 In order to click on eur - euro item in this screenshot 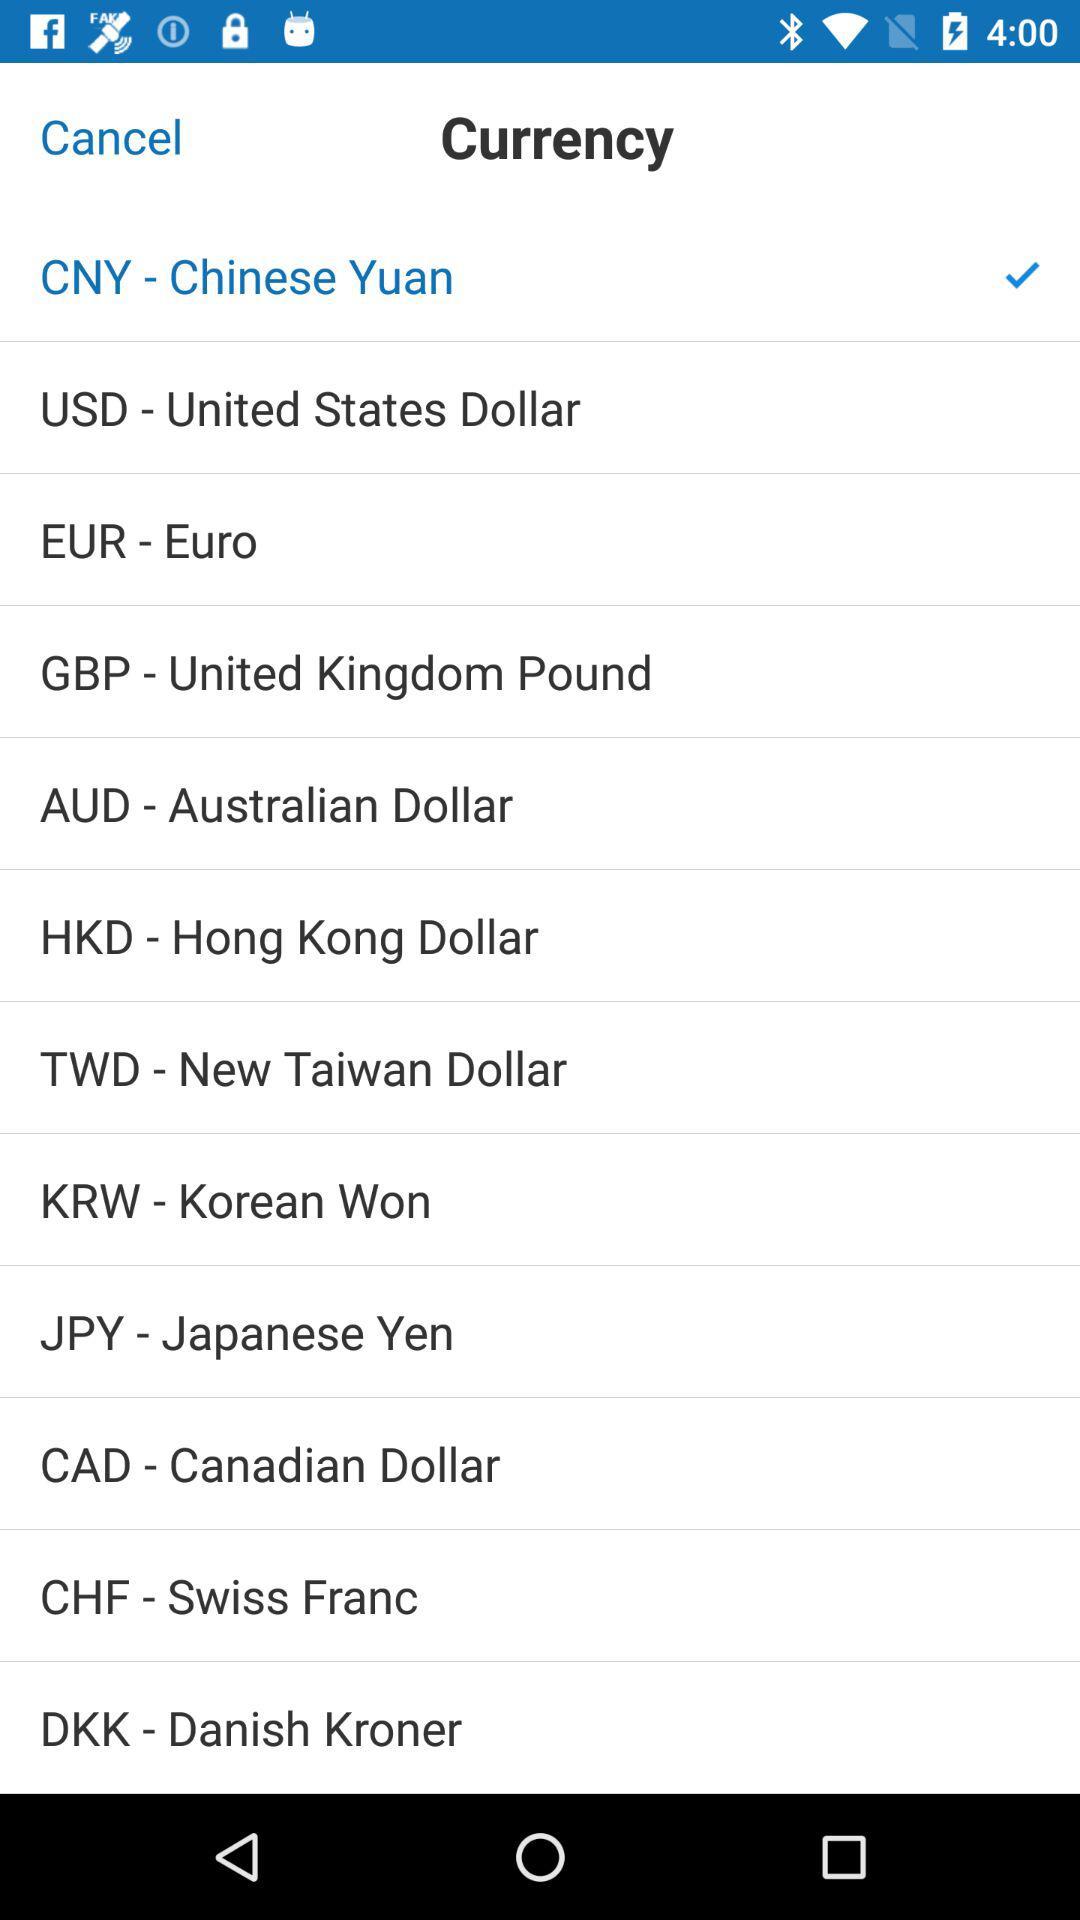, I will do `click(540, 539)`.